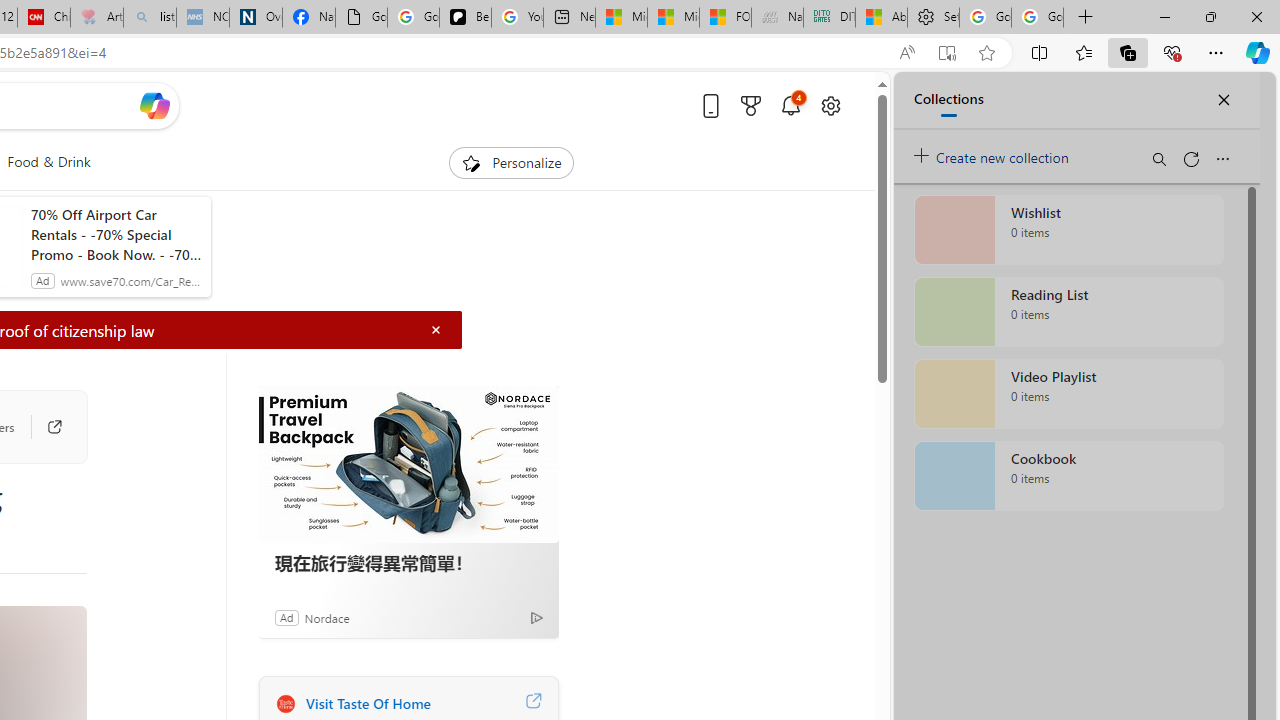  Describe the element at coordinates (434, 329) in the screenshot. I see `'Hide'` at that location.